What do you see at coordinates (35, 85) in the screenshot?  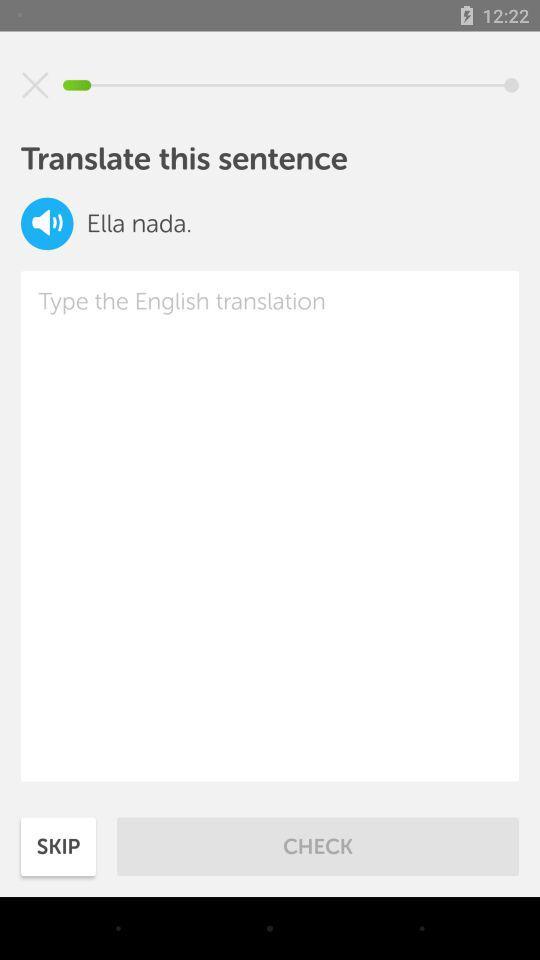 I see `exit out` at bounding box center [35, 85].